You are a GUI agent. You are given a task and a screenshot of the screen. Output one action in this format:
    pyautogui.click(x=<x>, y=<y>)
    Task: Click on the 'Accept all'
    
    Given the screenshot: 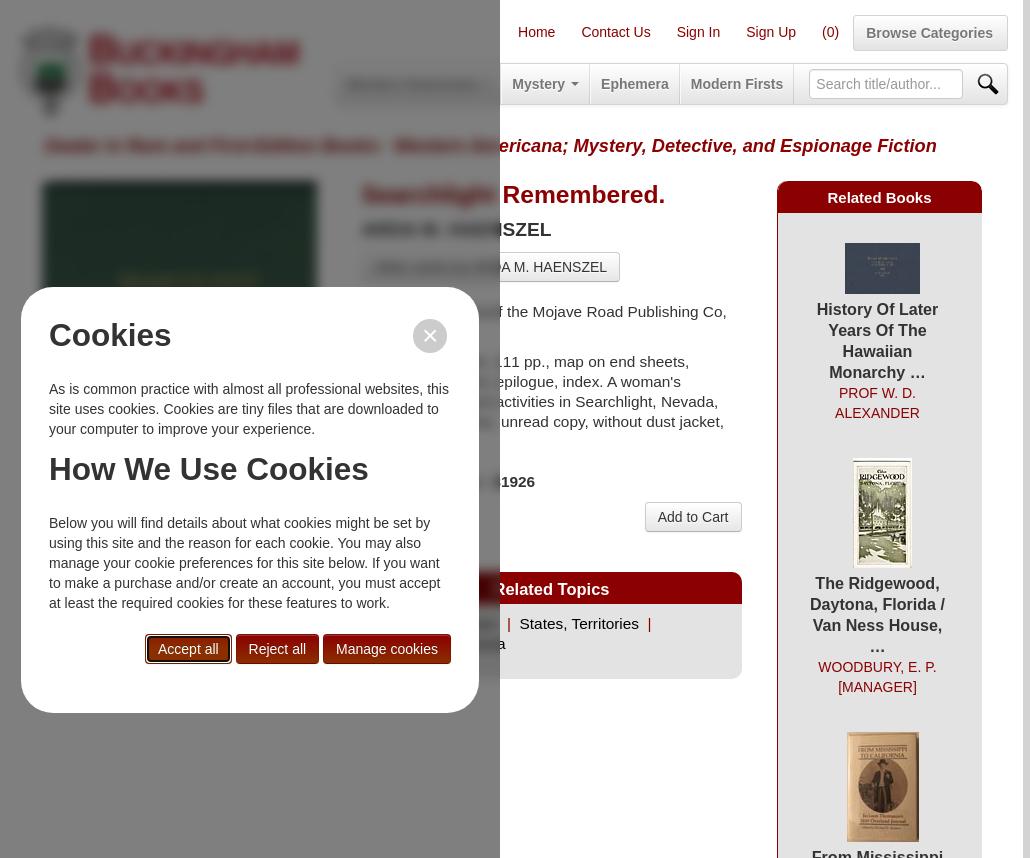 What is the action you would take?
    pyautogui.click(x=187, y=647)
    